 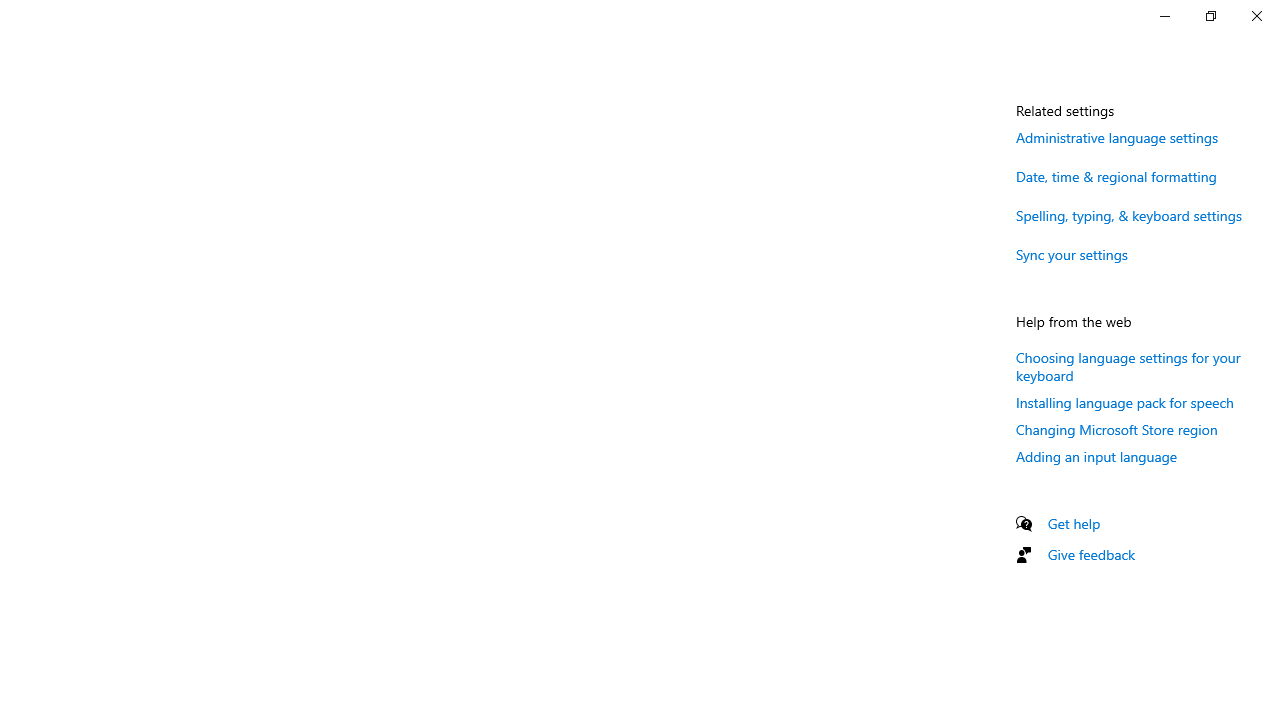 I want to click on 'Restore Settings', so click(x=1209, y=15).